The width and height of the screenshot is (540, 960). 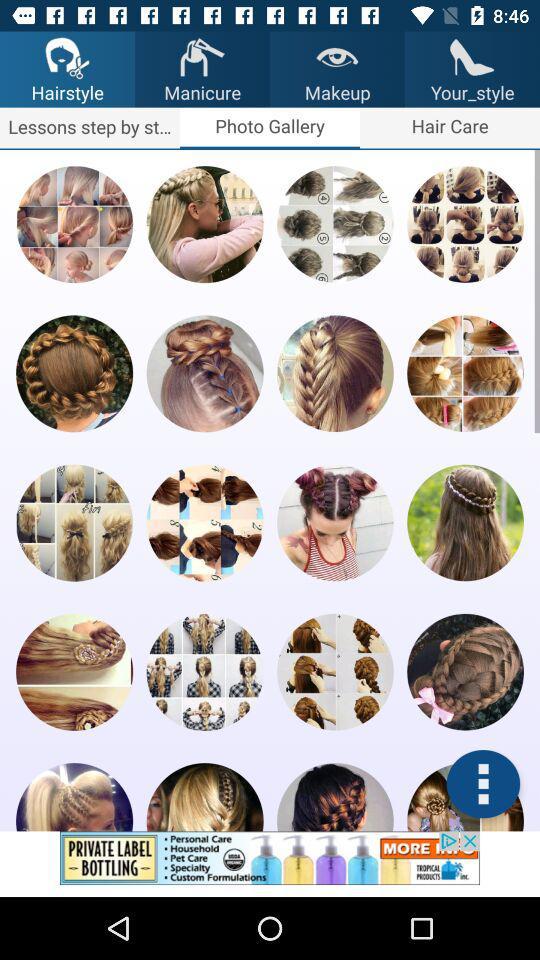 I want to click on open photo gallery, so click(x=73, y=224).